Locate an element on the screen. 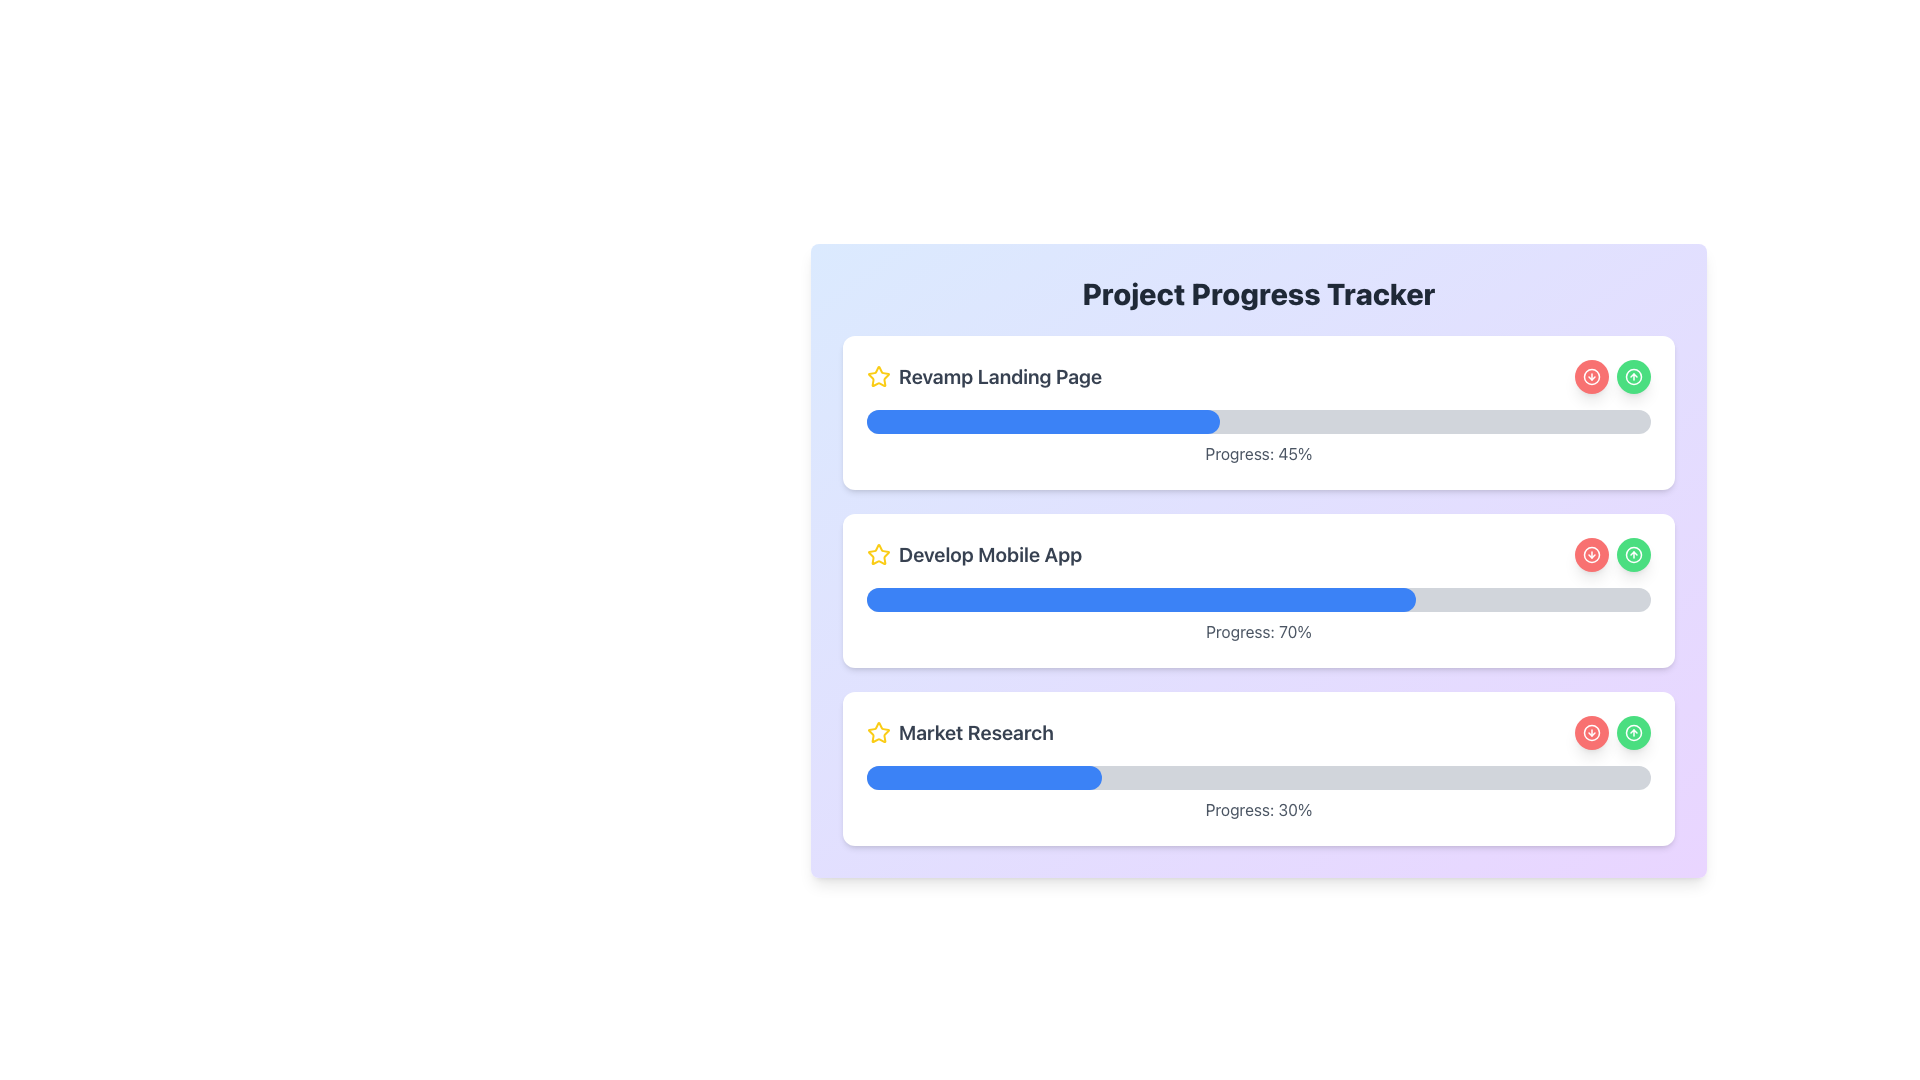 The height and width of the screenshot is (1080, 1920). the green button on the rightmost end of the 'Revamp Landing Page' progress tracker is located at coordinates (1633, 377).